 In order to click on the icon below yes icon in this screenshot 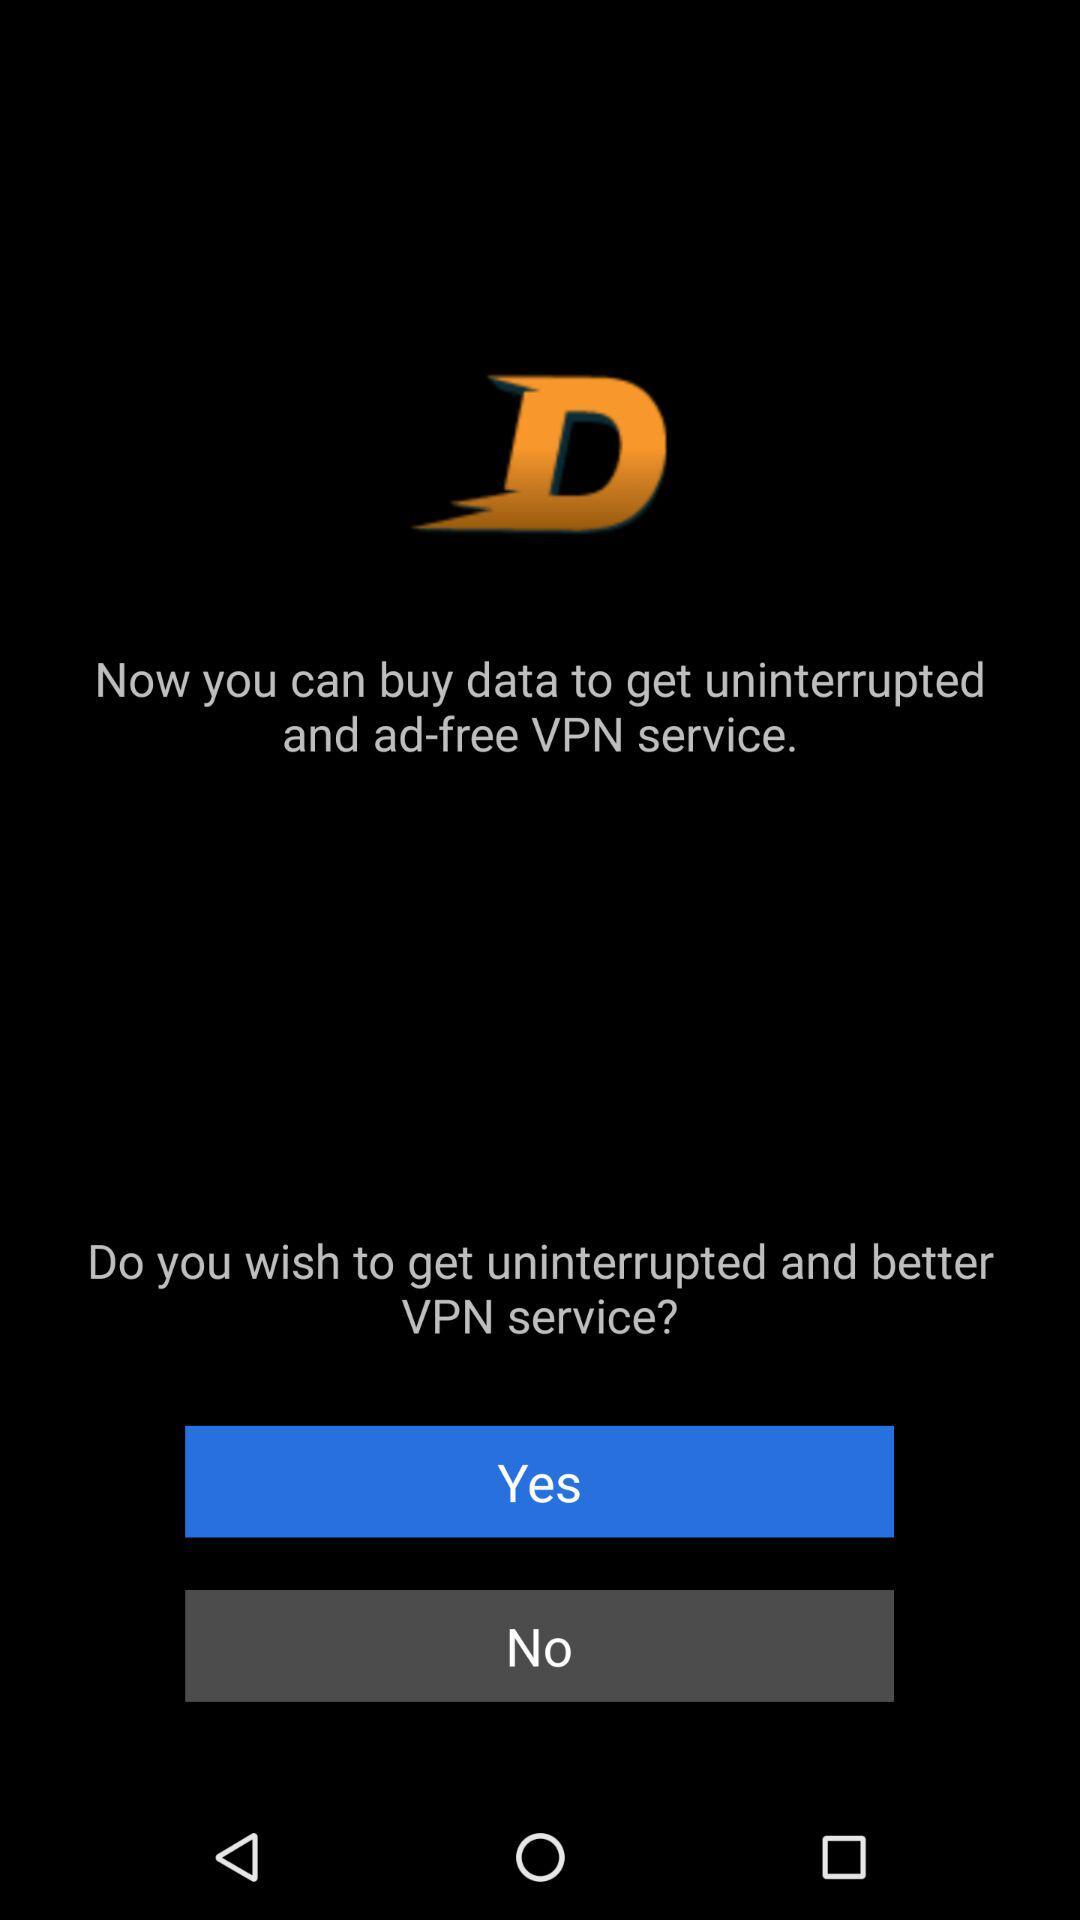, I will do `click(538, 1645)`.